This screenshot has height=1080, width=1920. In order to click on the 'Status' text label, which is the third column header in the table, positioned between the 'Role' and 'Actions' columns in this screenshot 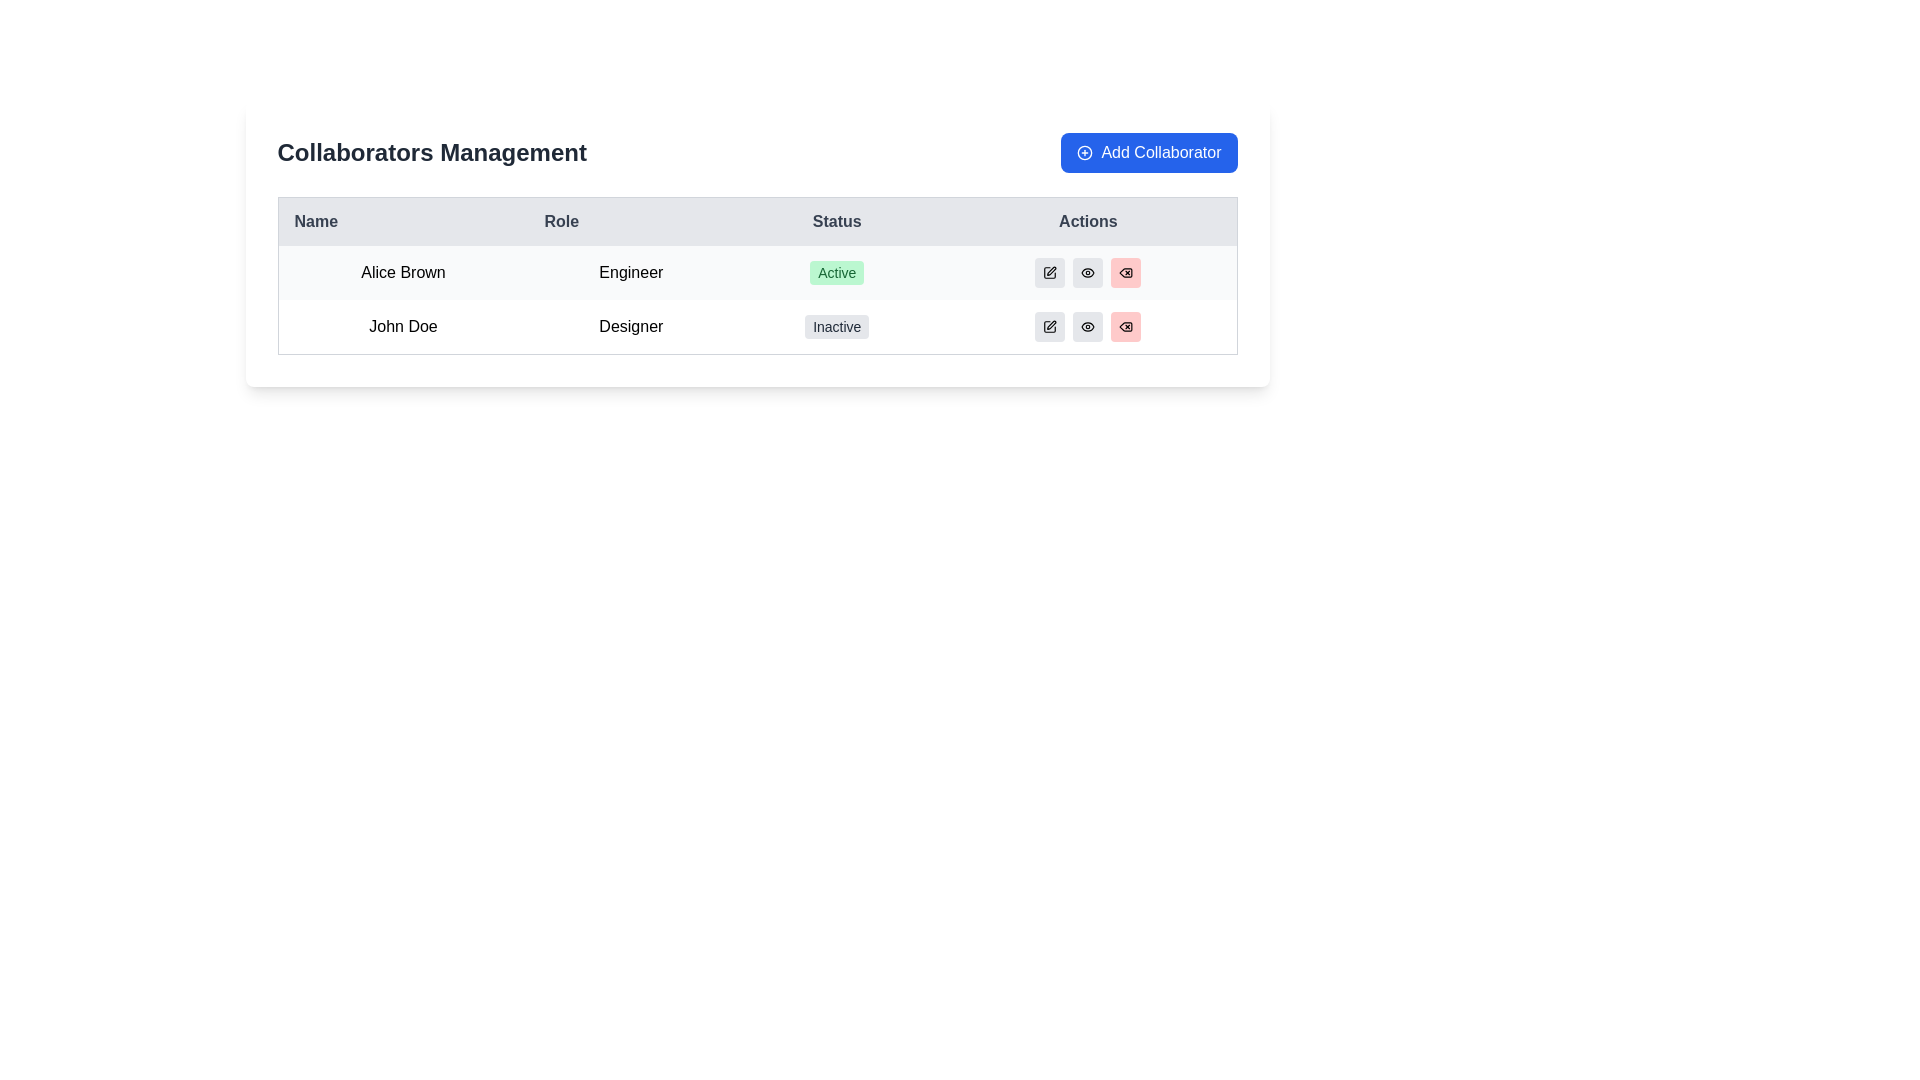, I will do `click(837, 221)`.